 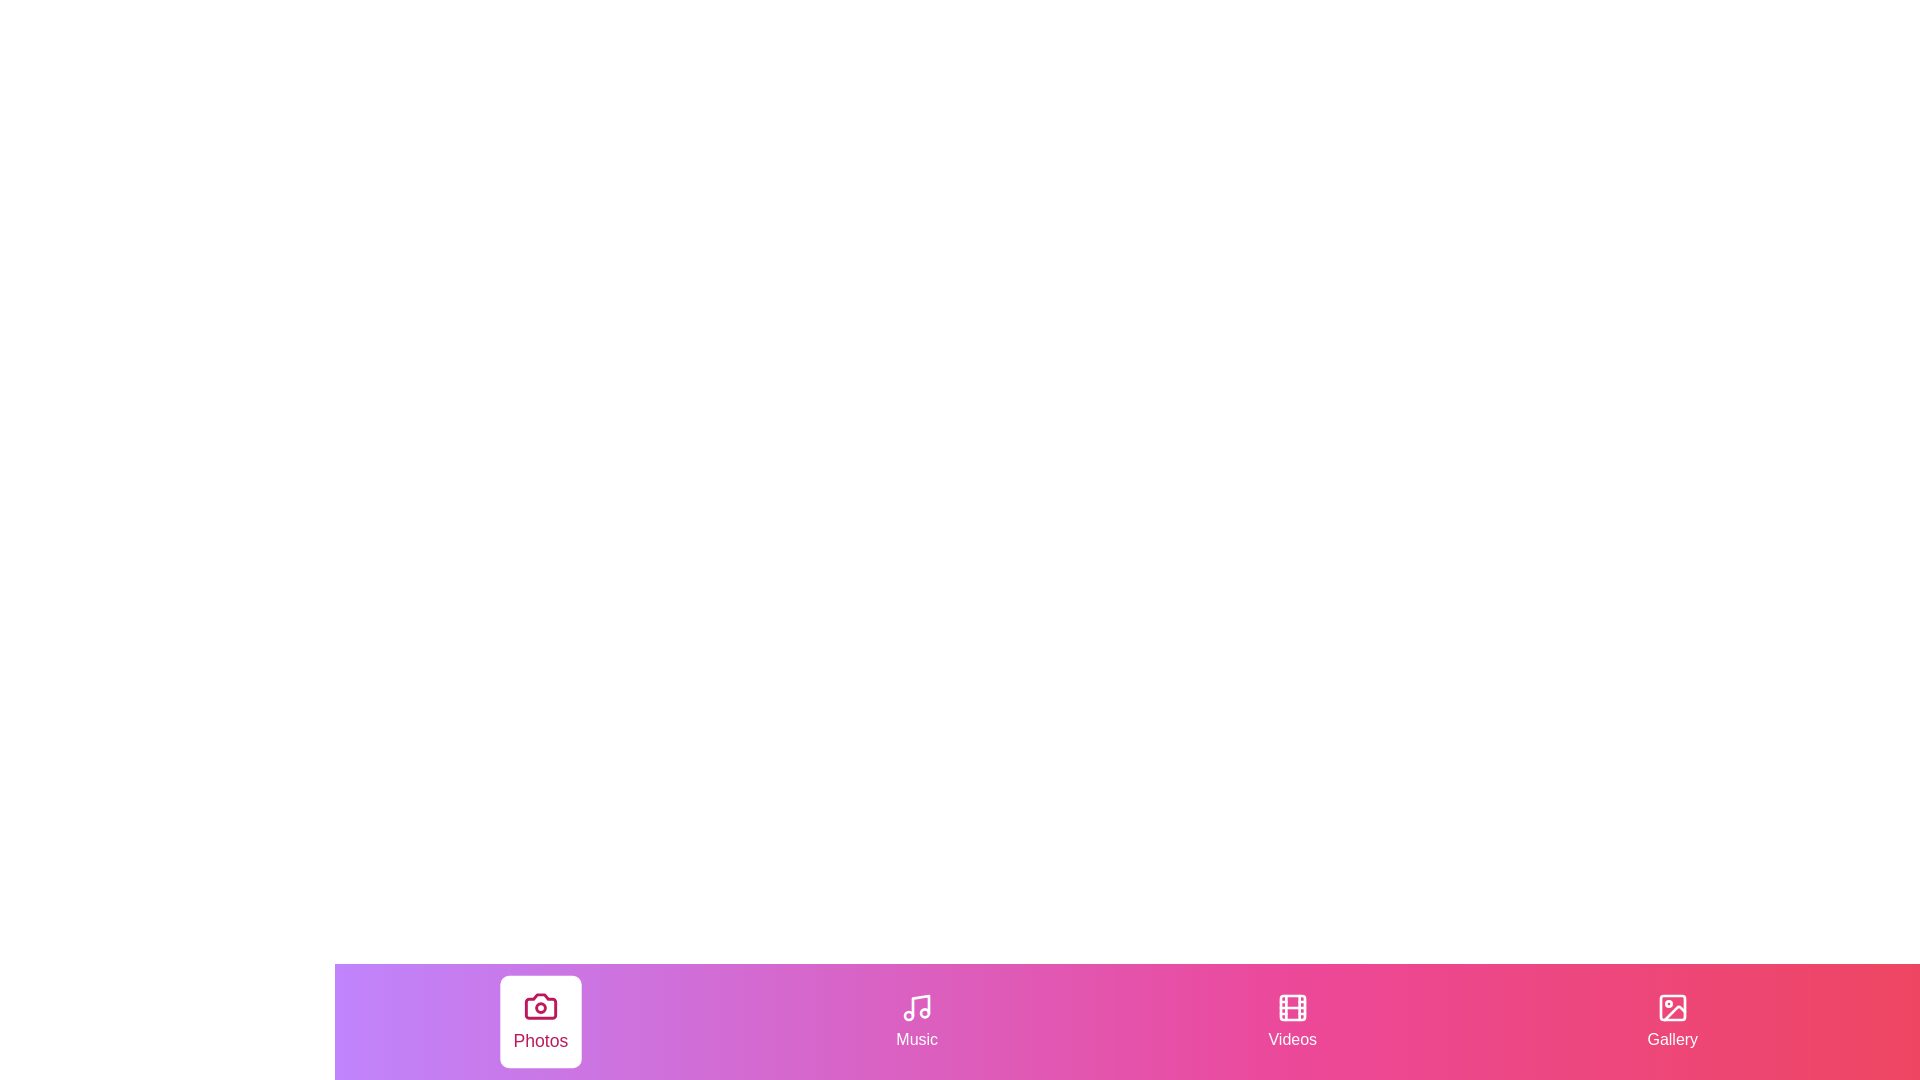 I want to click on the Photos tab by clicking on its corresponding button, so click(x=541, y=1022).